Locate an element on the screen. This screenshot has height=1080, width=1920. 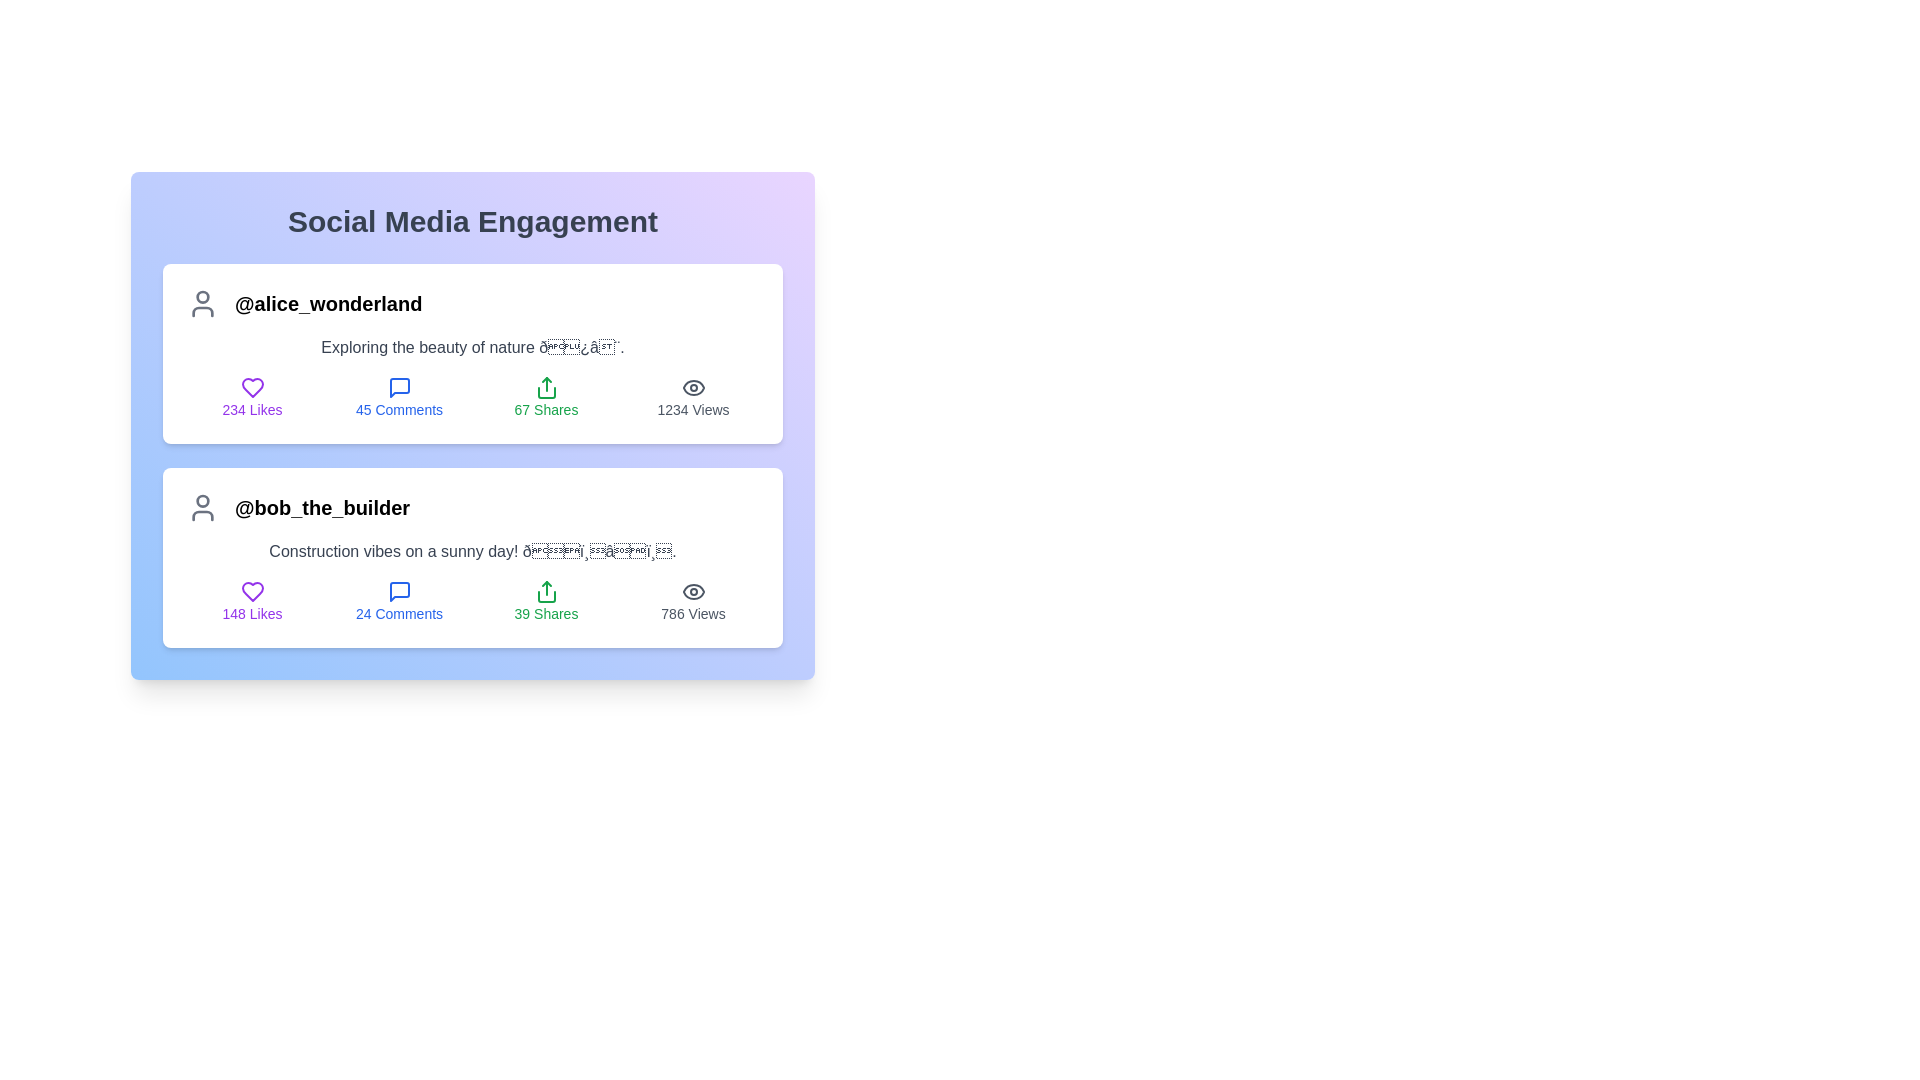
the 'like' icon located within the engagement statistics panel for user '@bob_the_builder', positioned to the left of the 'Likes' count indicator is located at coordinates (251, 590).